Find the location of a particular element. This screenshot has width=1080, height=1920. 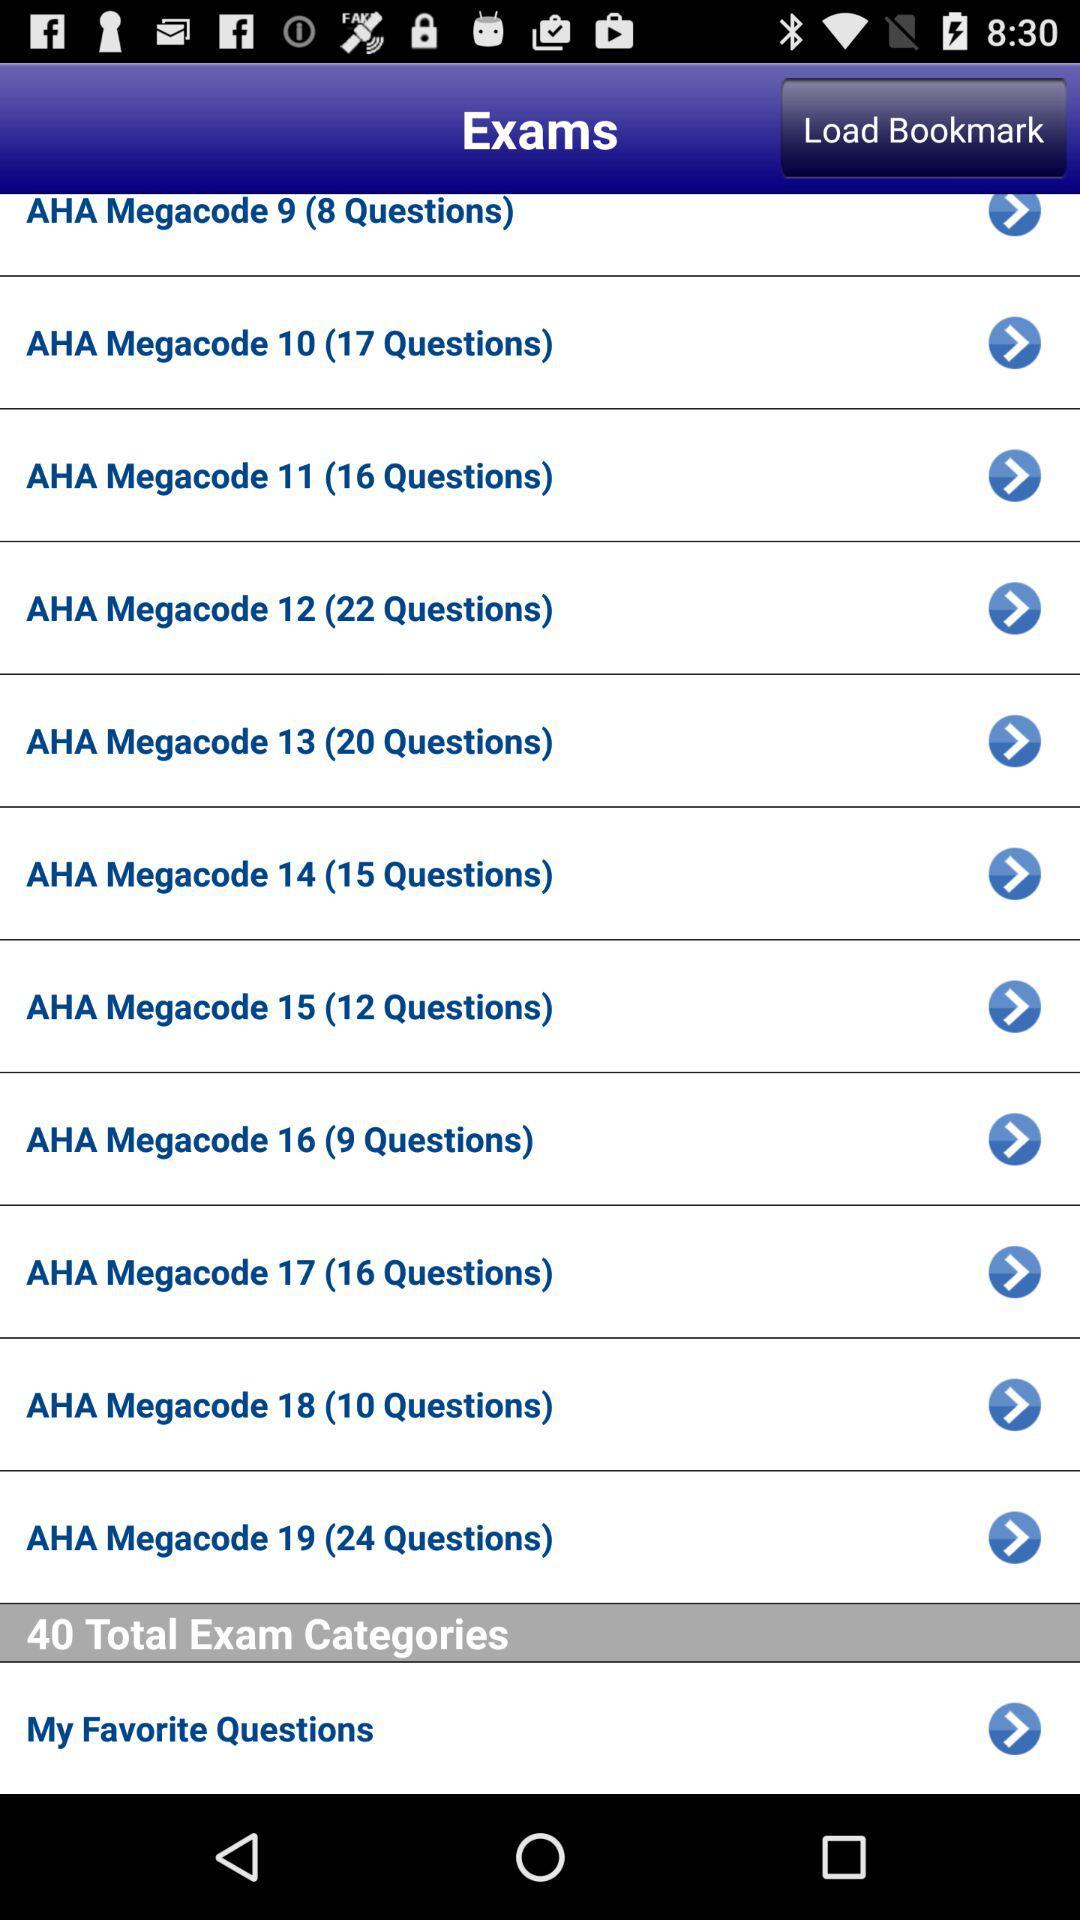

my favorite questions app is located at coordinates (499, 1727).